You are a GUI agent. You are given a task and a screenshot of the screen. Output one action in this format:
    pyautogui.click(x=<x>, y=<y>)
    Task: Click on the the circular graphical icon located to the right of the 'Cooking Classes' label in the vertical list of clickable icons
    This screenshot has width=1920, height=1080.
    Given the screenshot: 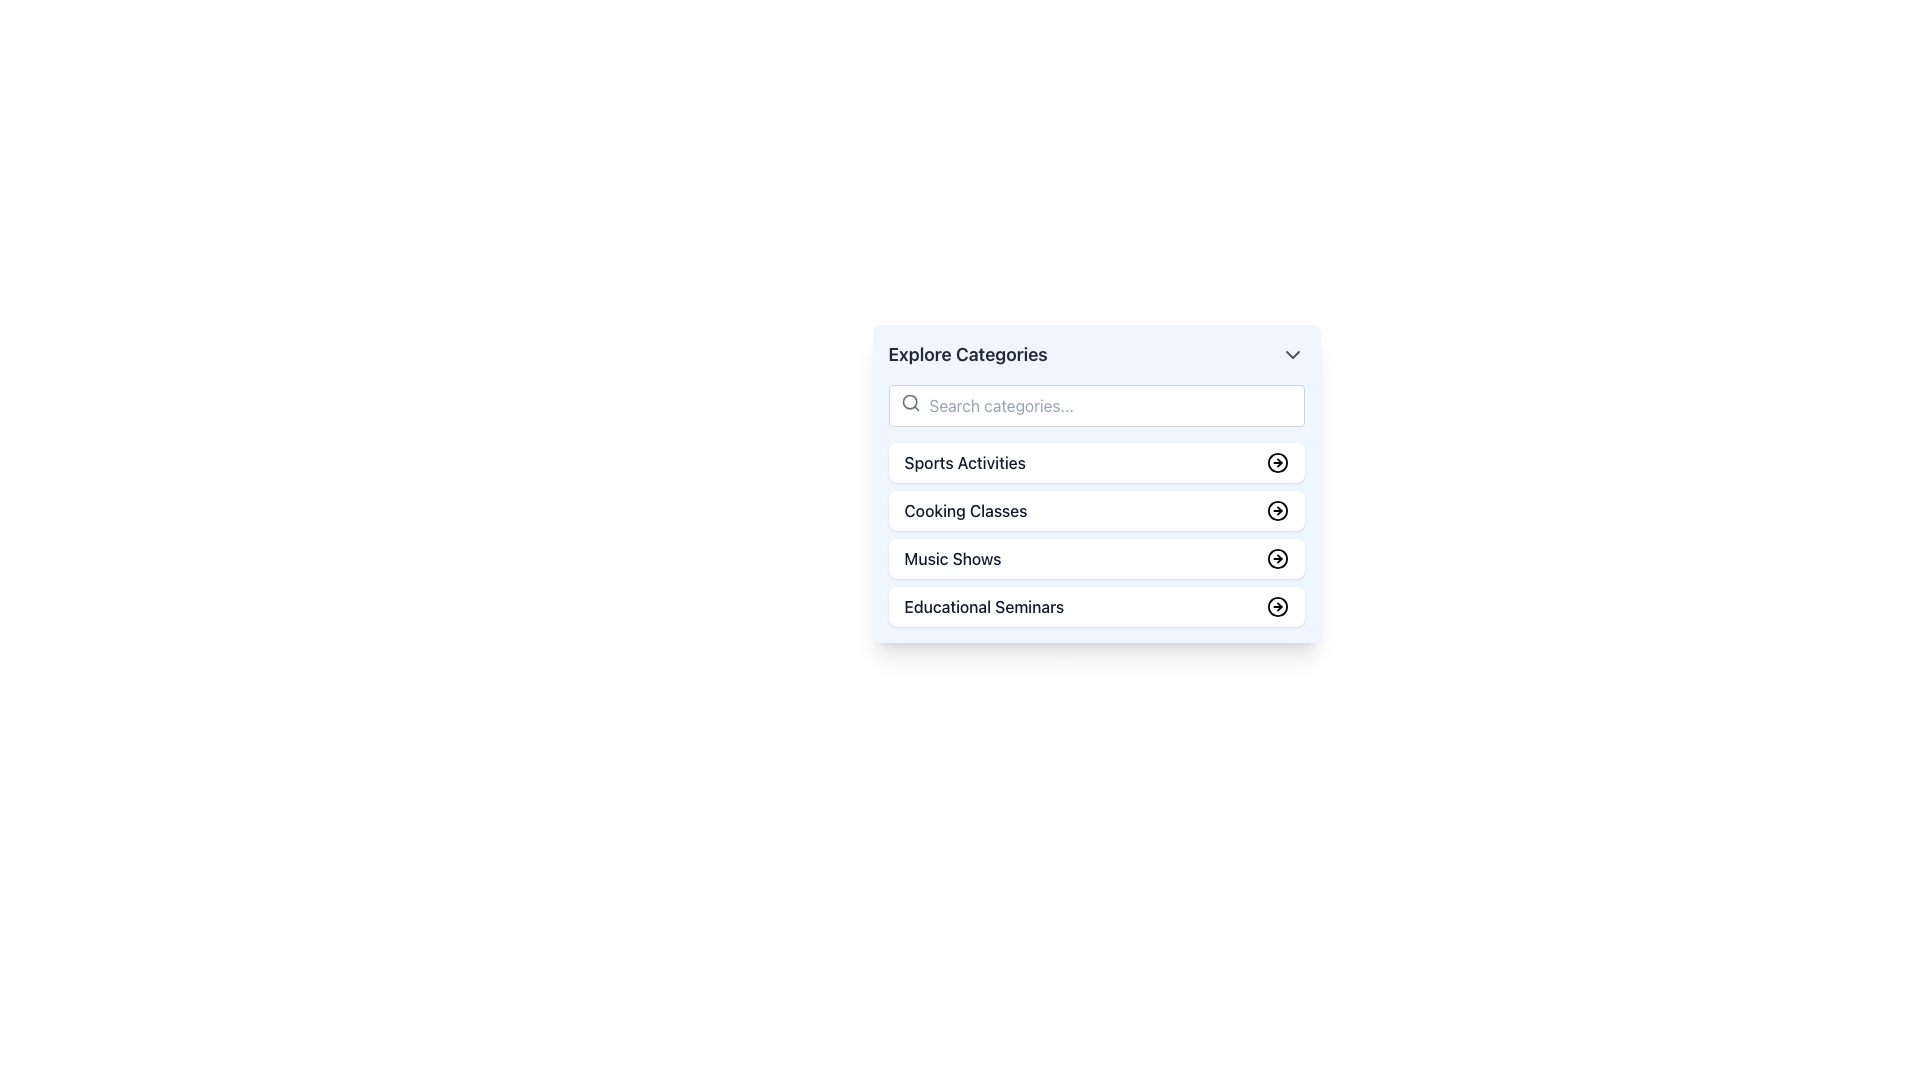 What is the action you would take?
    pyautogui.click(x=1276, y=509)
    